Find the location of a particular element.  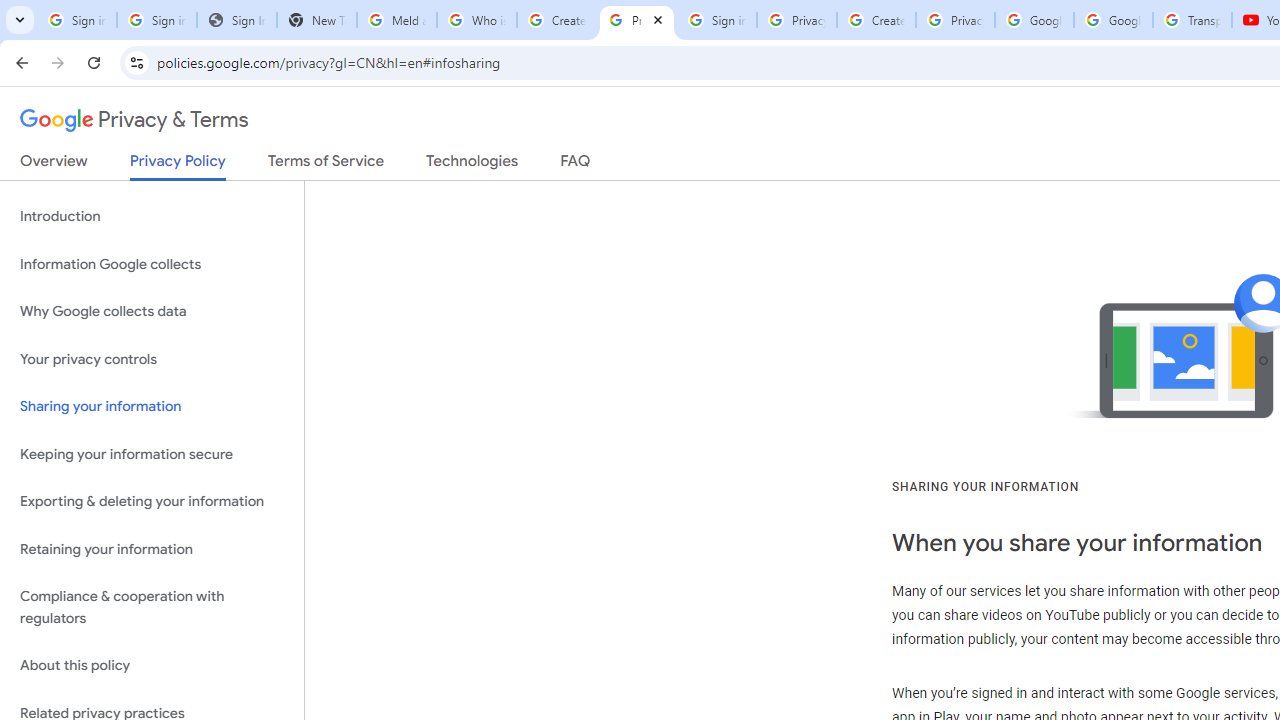

'Why Google collects data' is located at coordinates (151, 312).